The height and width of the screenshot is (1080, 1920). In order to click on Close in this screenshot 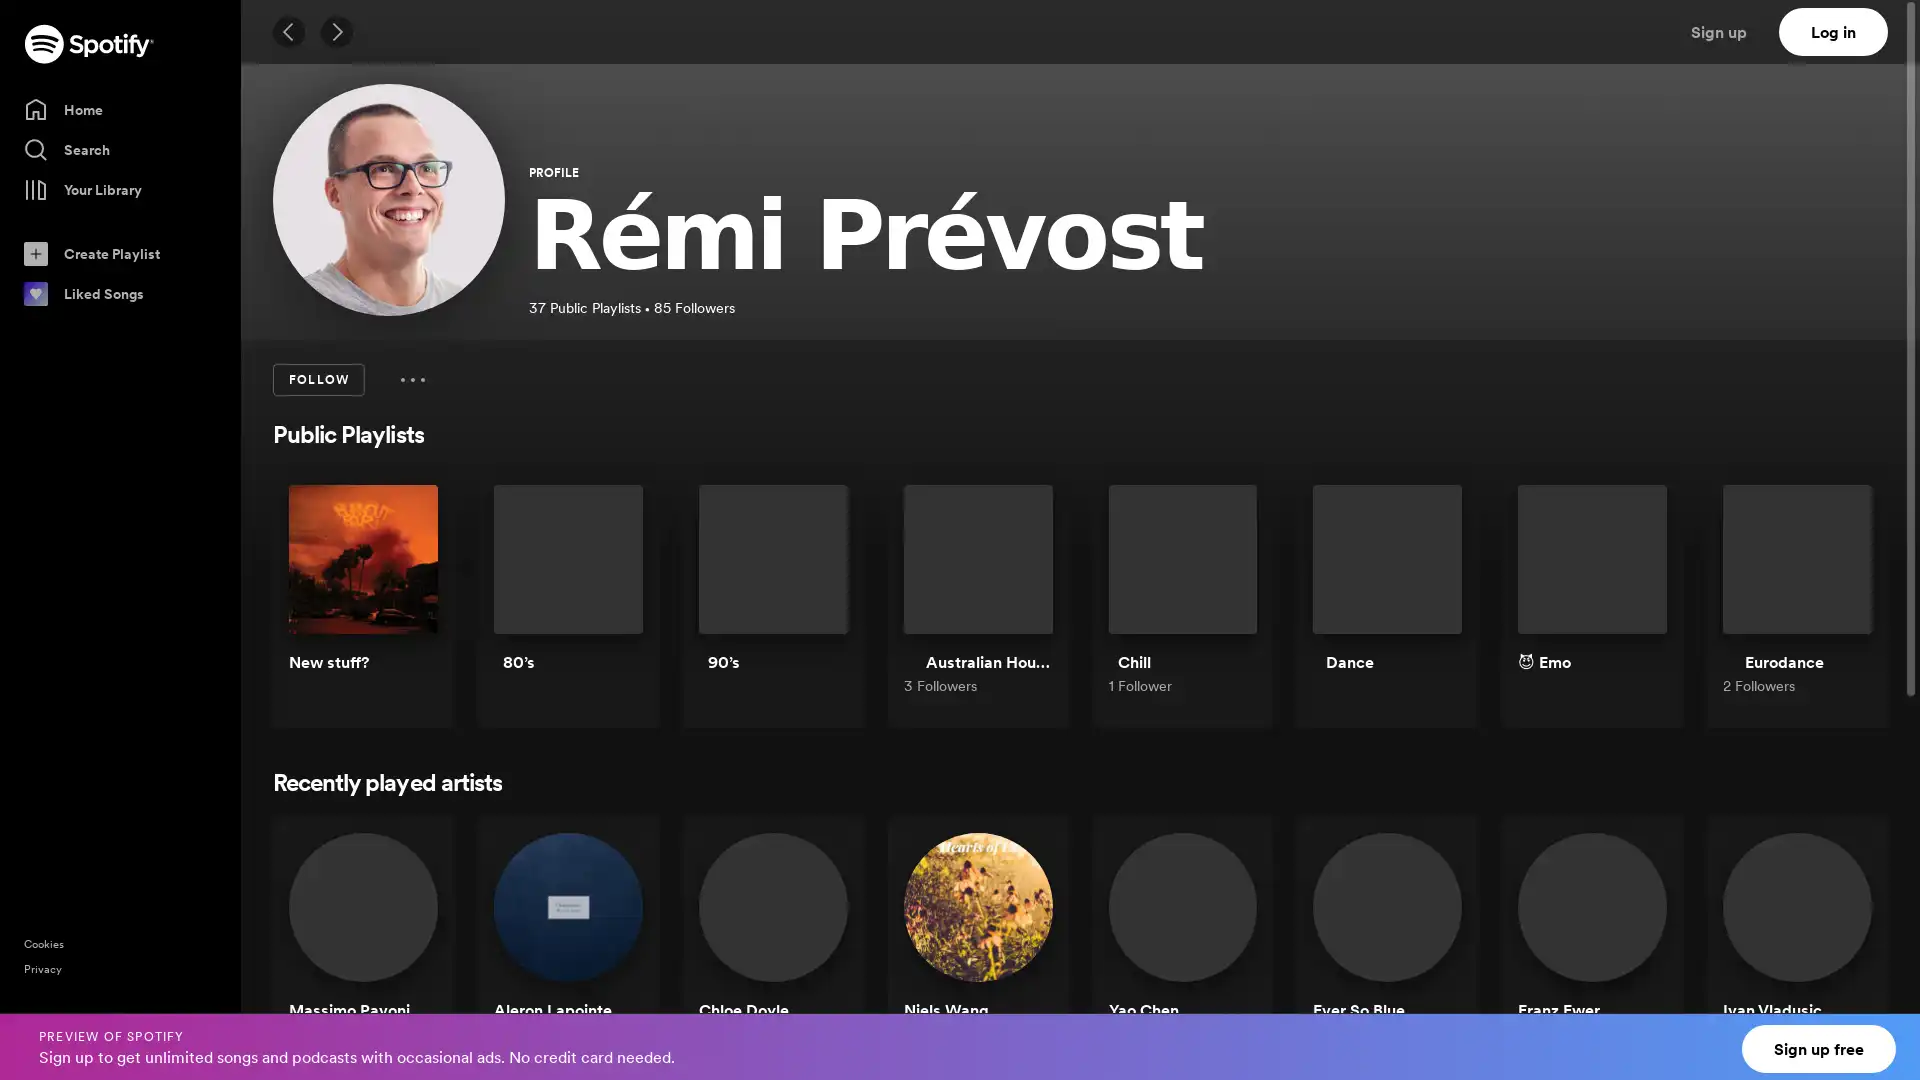, I will do `click(1886, 1034)`.